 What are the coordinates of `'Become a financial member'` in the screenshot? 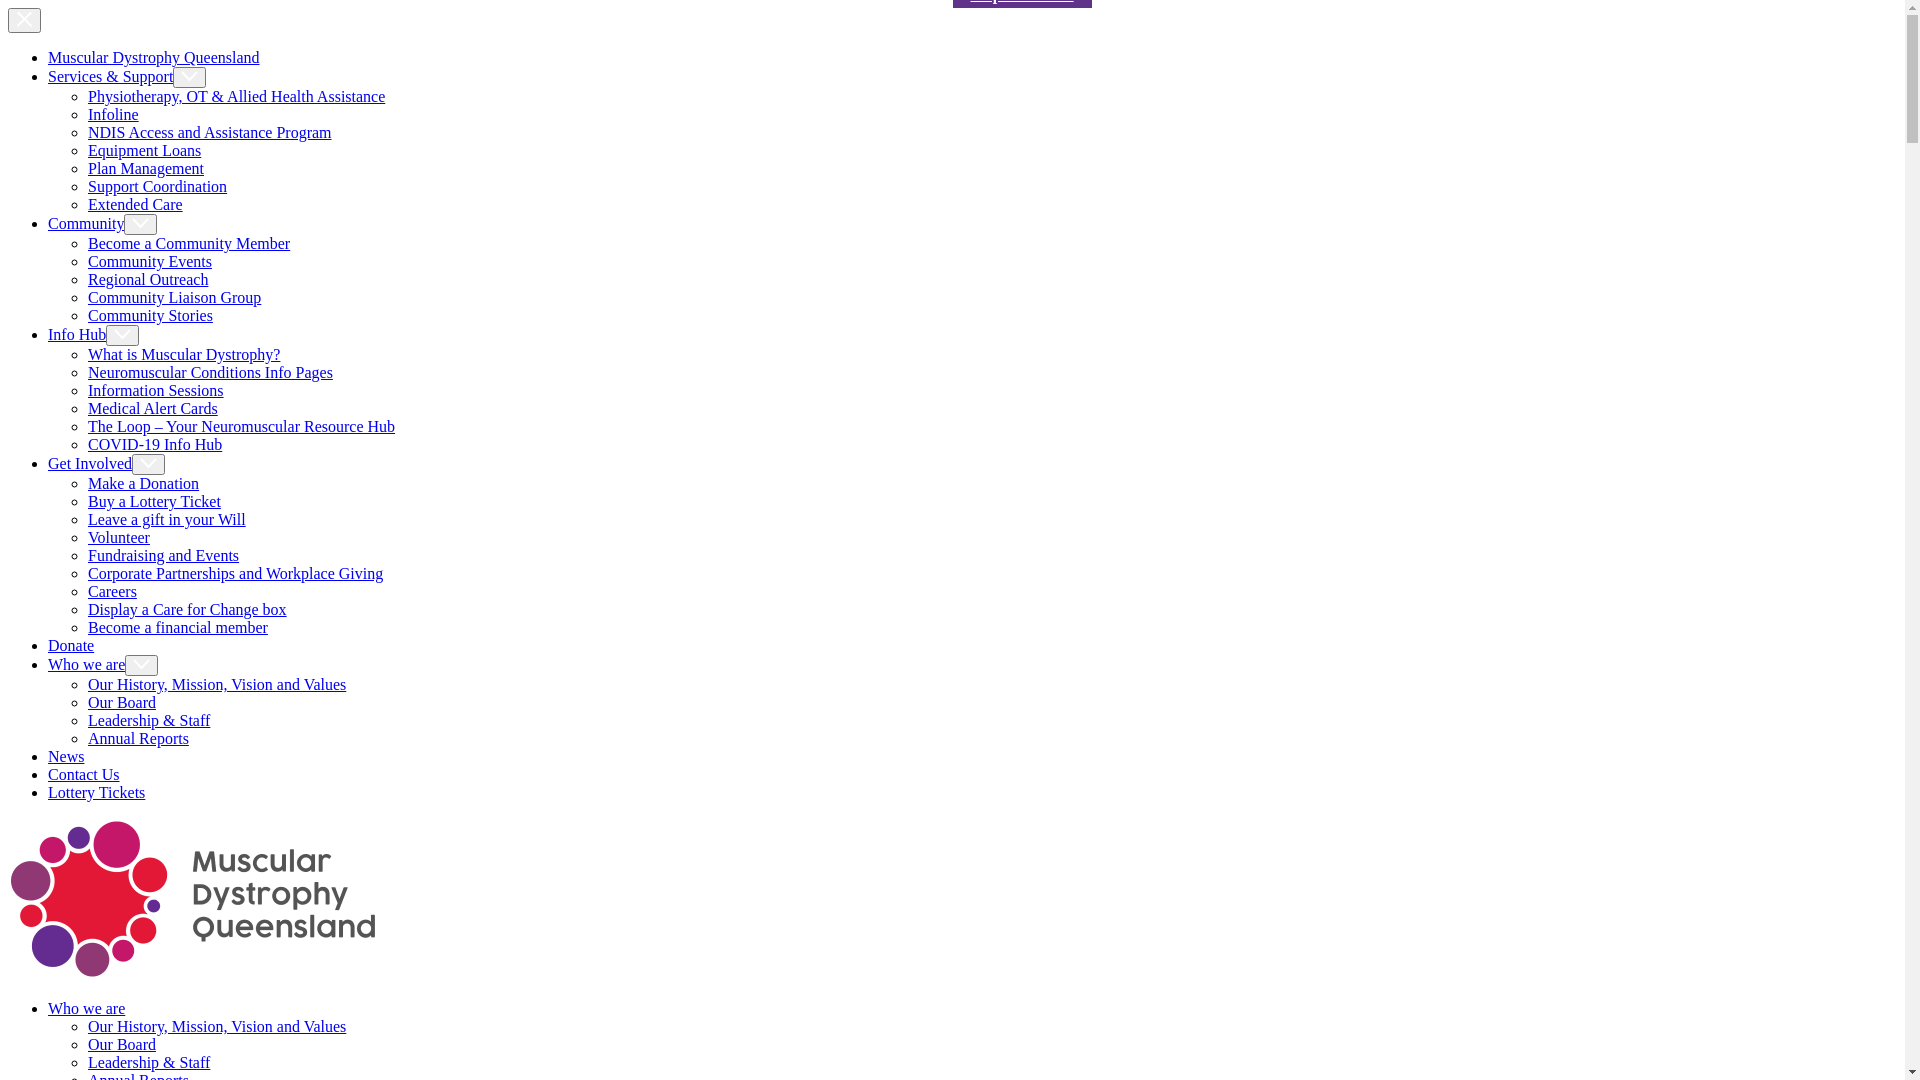 It's located at (177, 626).